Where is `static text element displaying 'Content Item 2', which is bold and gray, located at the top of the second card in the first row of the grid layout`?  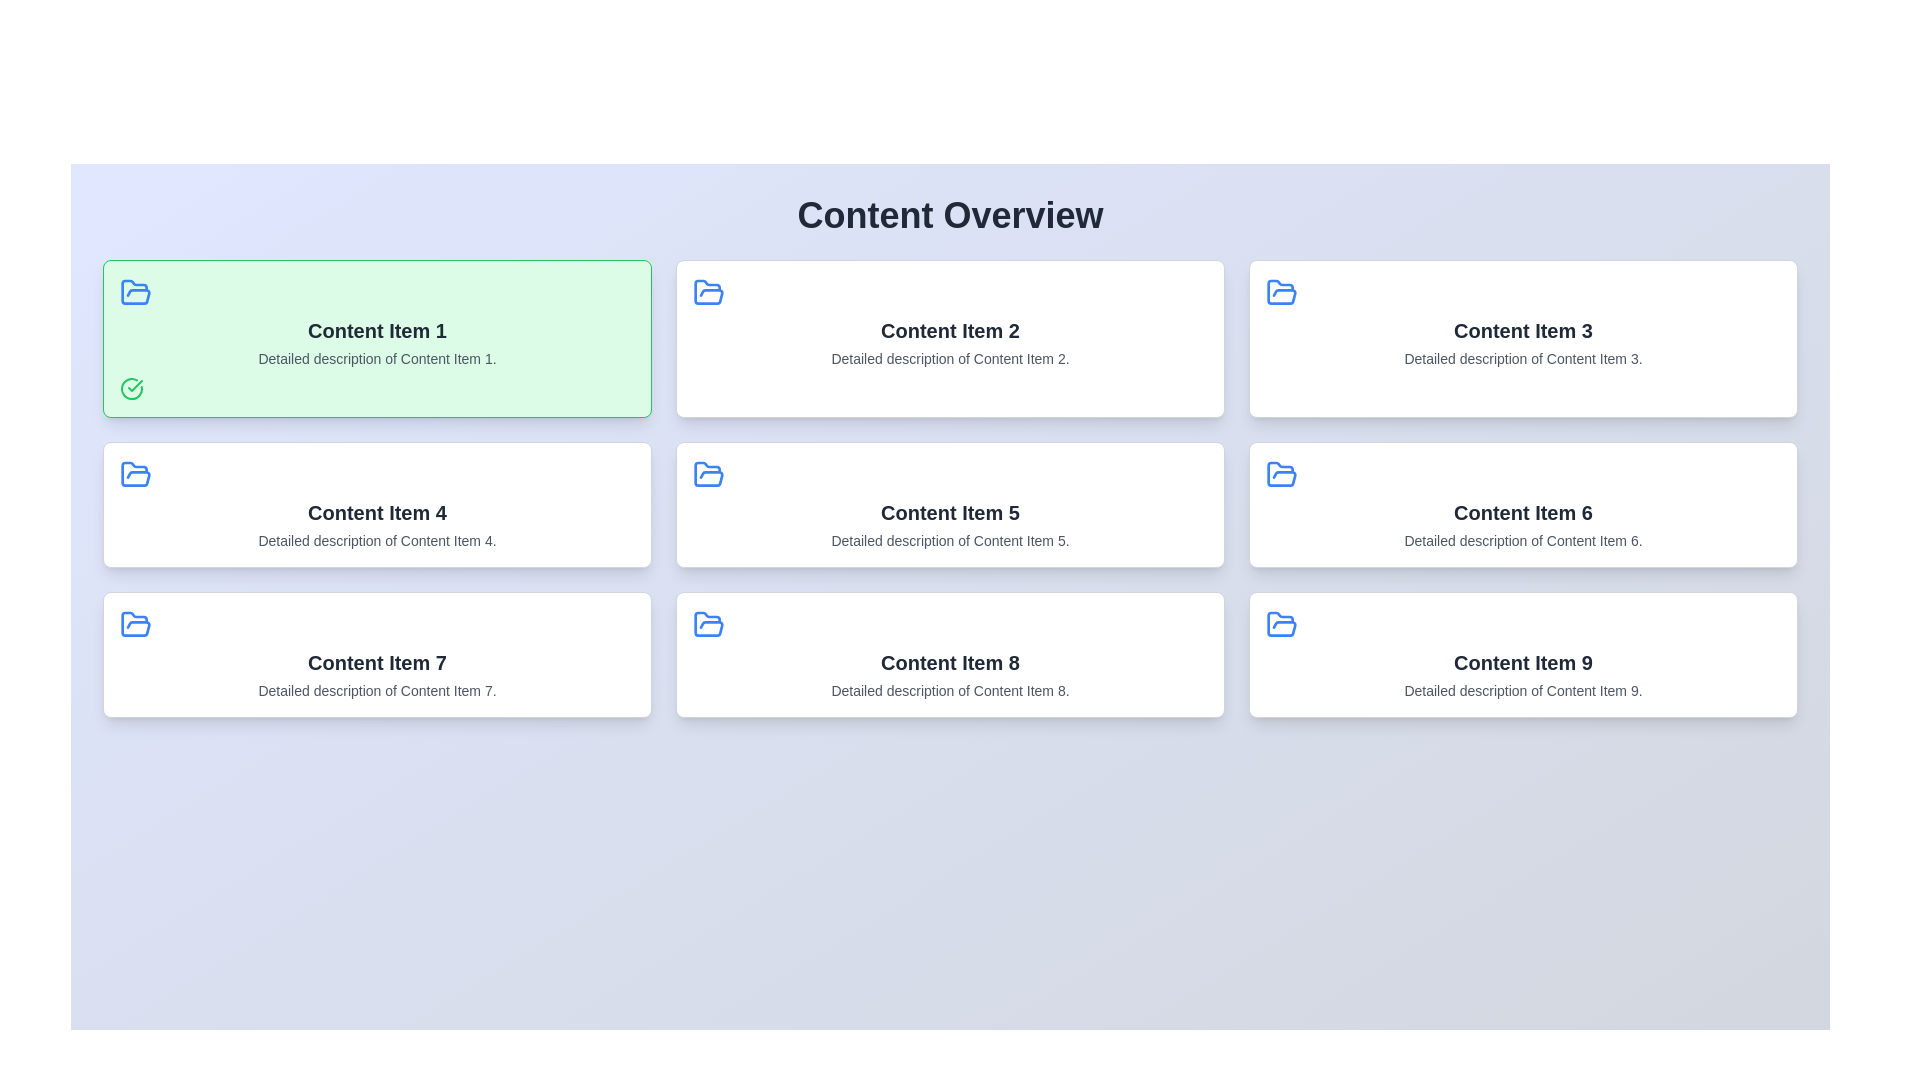
static text element displaying 'Content Item 2', which is bold and gray, located at the top of the second card in the first row of the grid layout is located at coordinates (949, 330).